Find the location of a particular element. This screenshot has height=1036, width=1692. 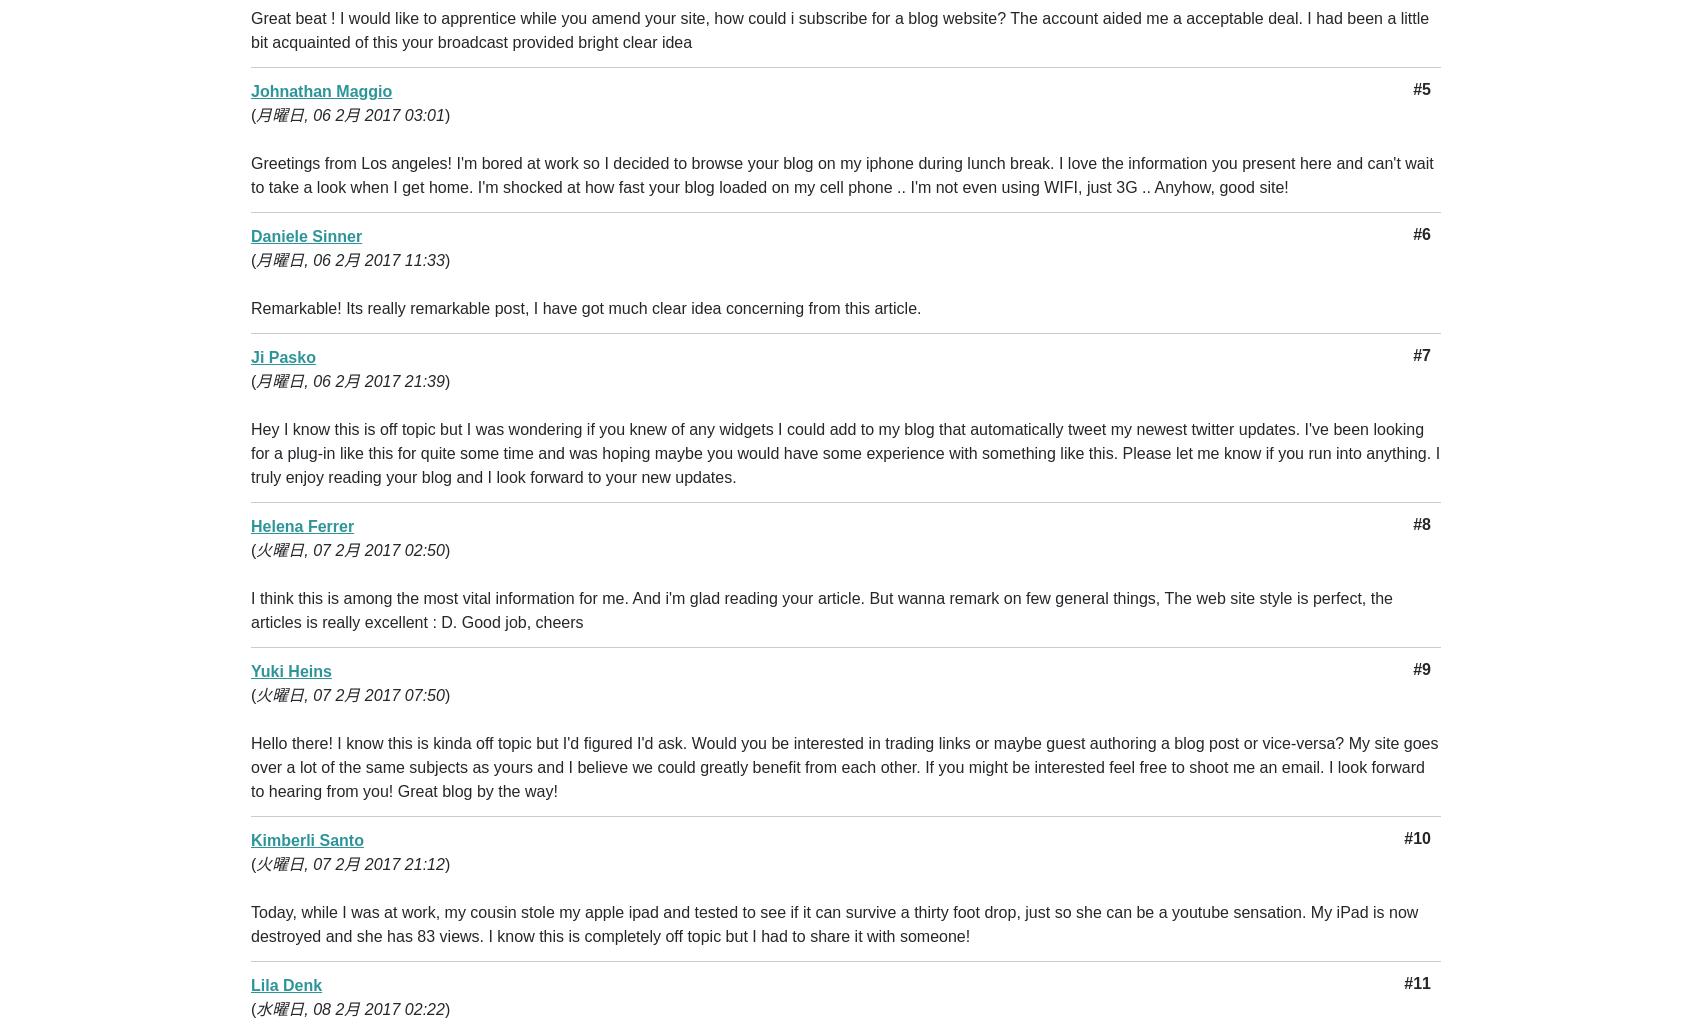

'#9' is located at coordinates (1420, 669).